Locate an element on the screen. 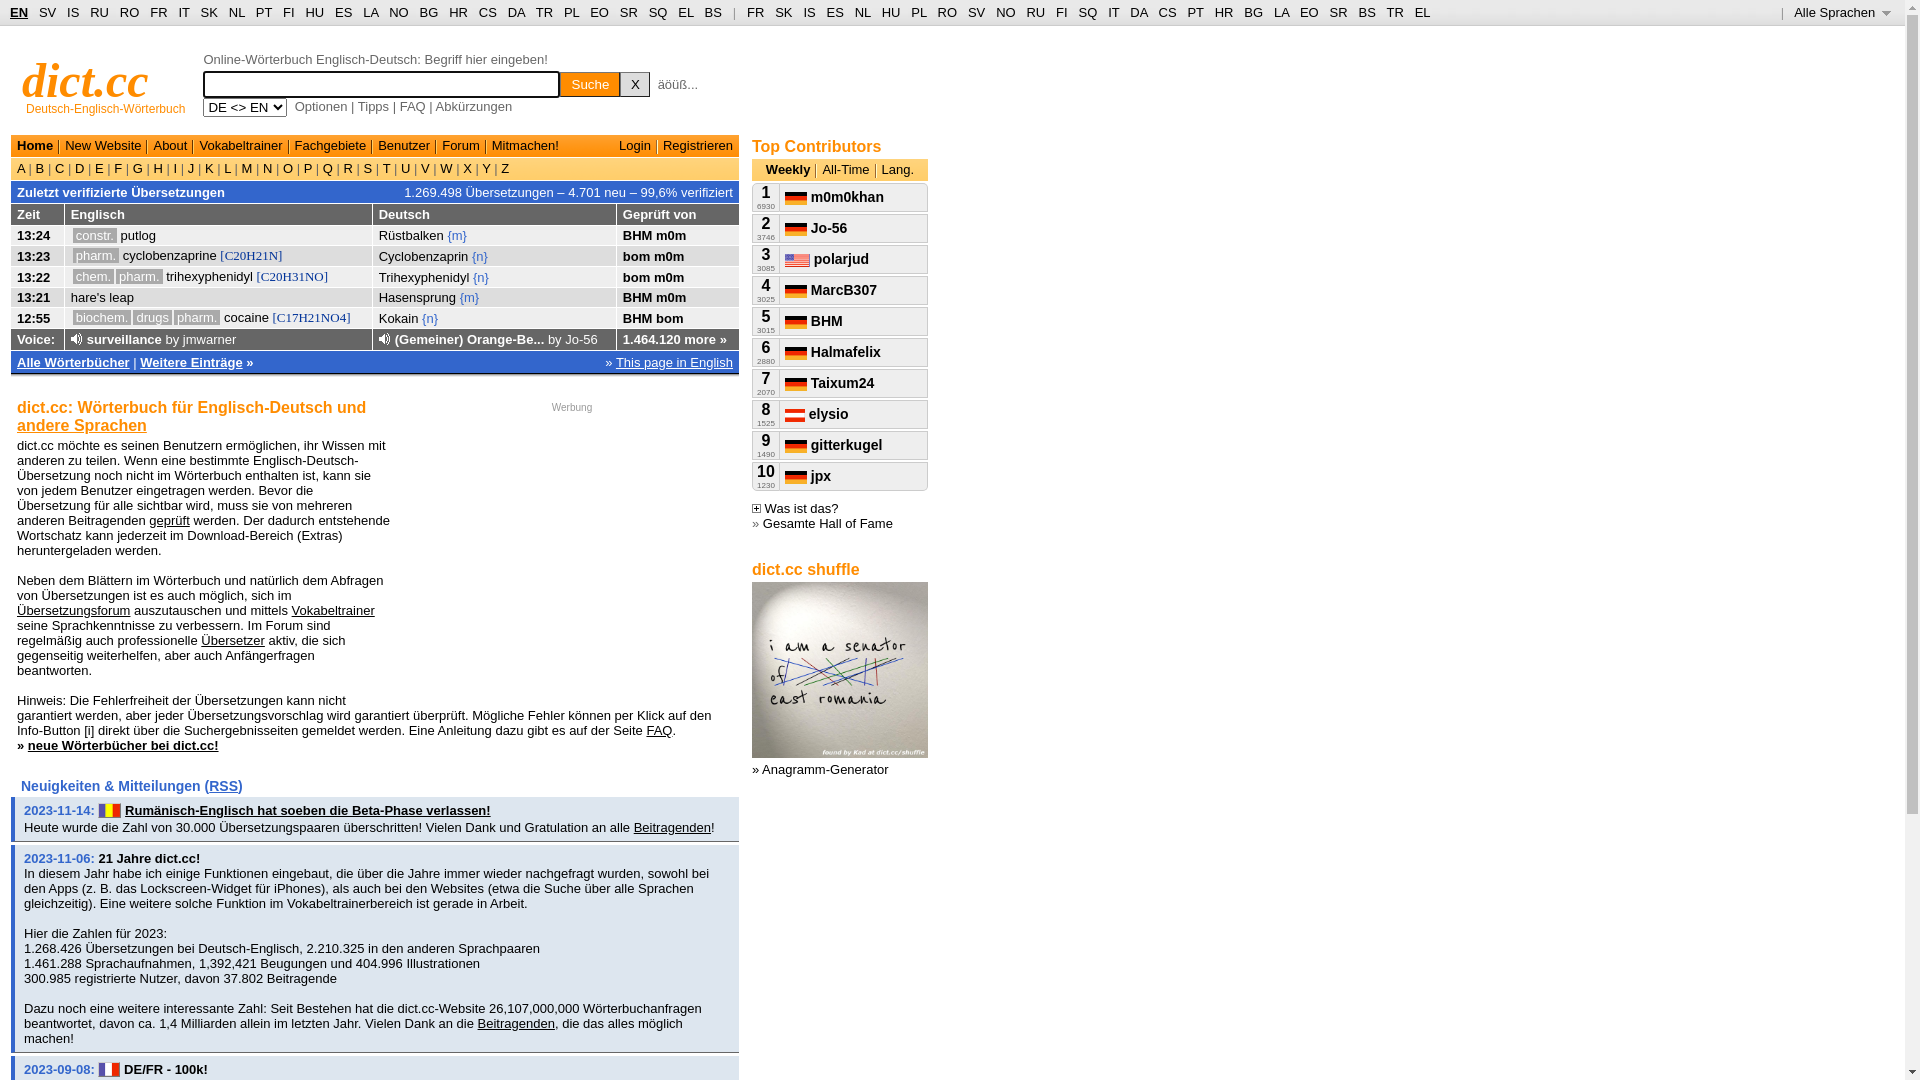  'polarjud' is located at coordinates (784, 257).